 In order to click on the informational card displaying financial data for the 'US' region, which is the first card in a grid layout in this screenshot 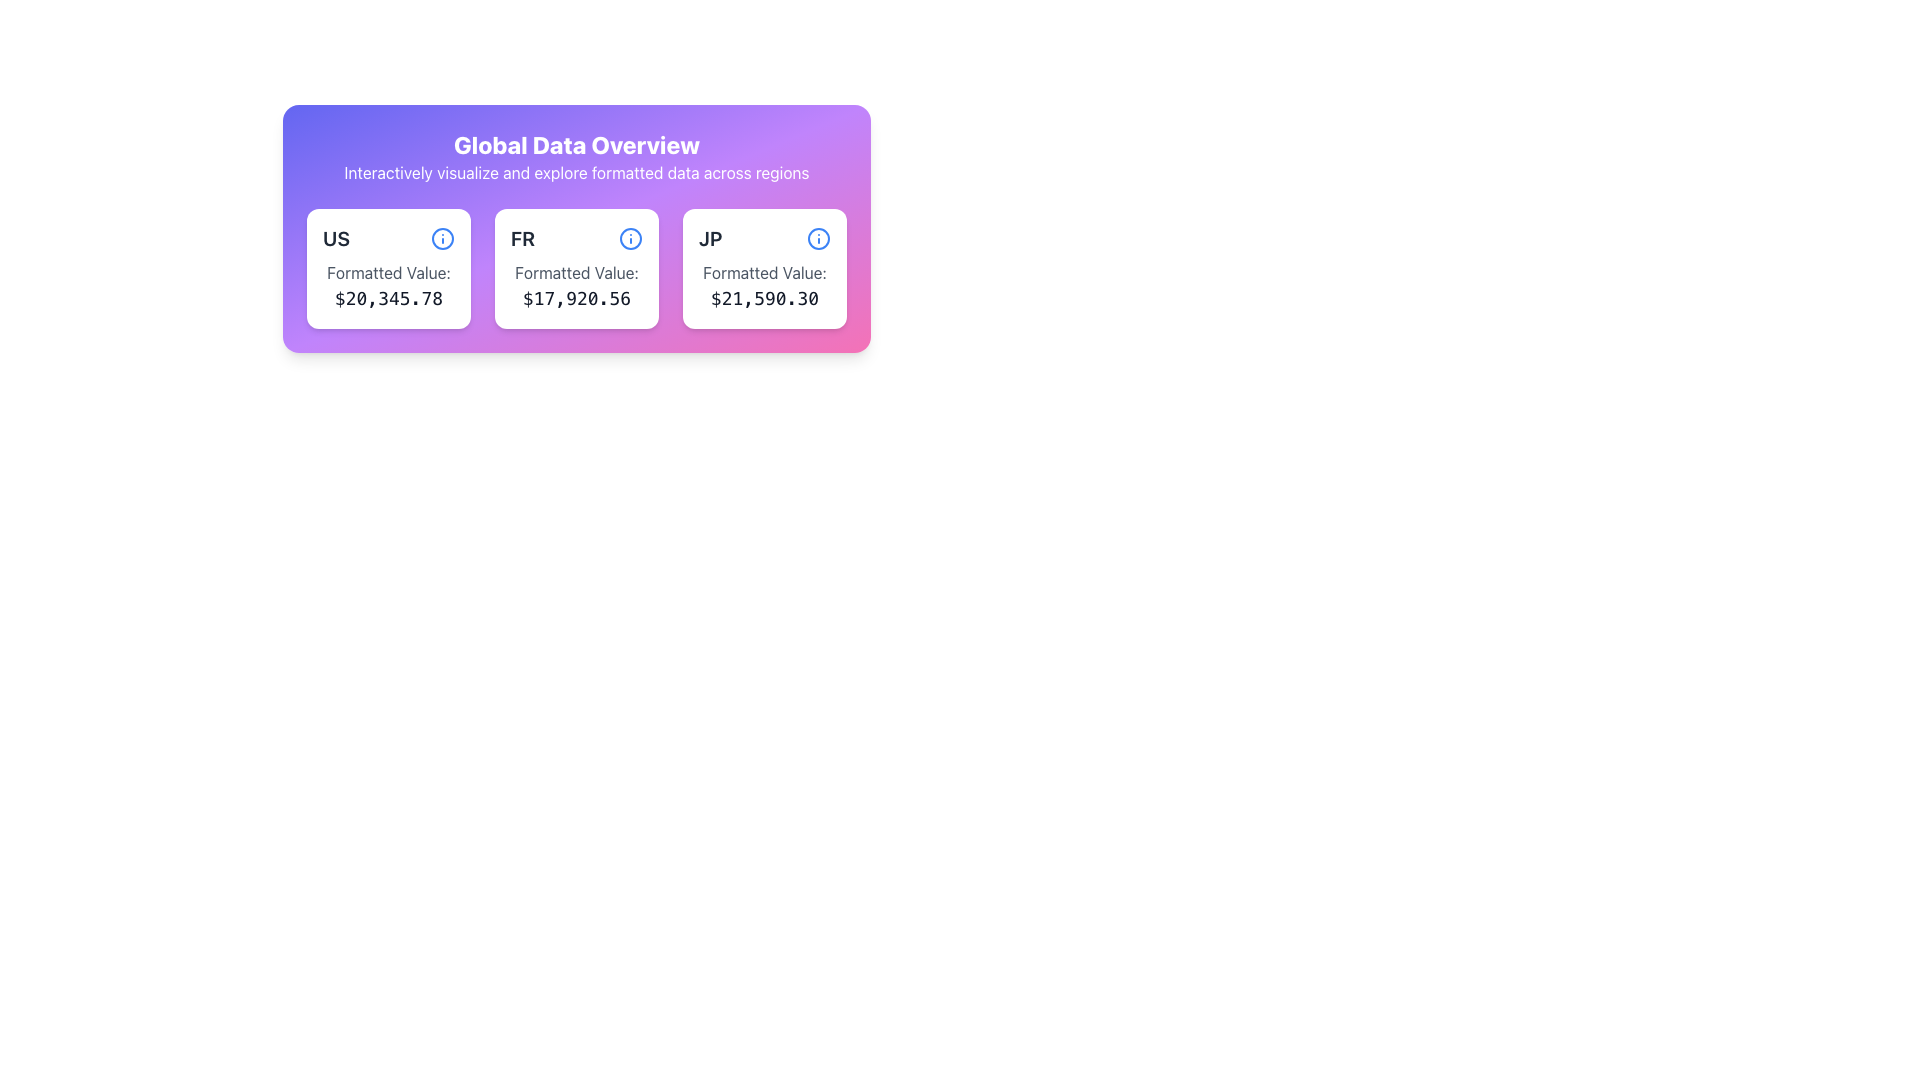, I will do `click(388, 268)`.